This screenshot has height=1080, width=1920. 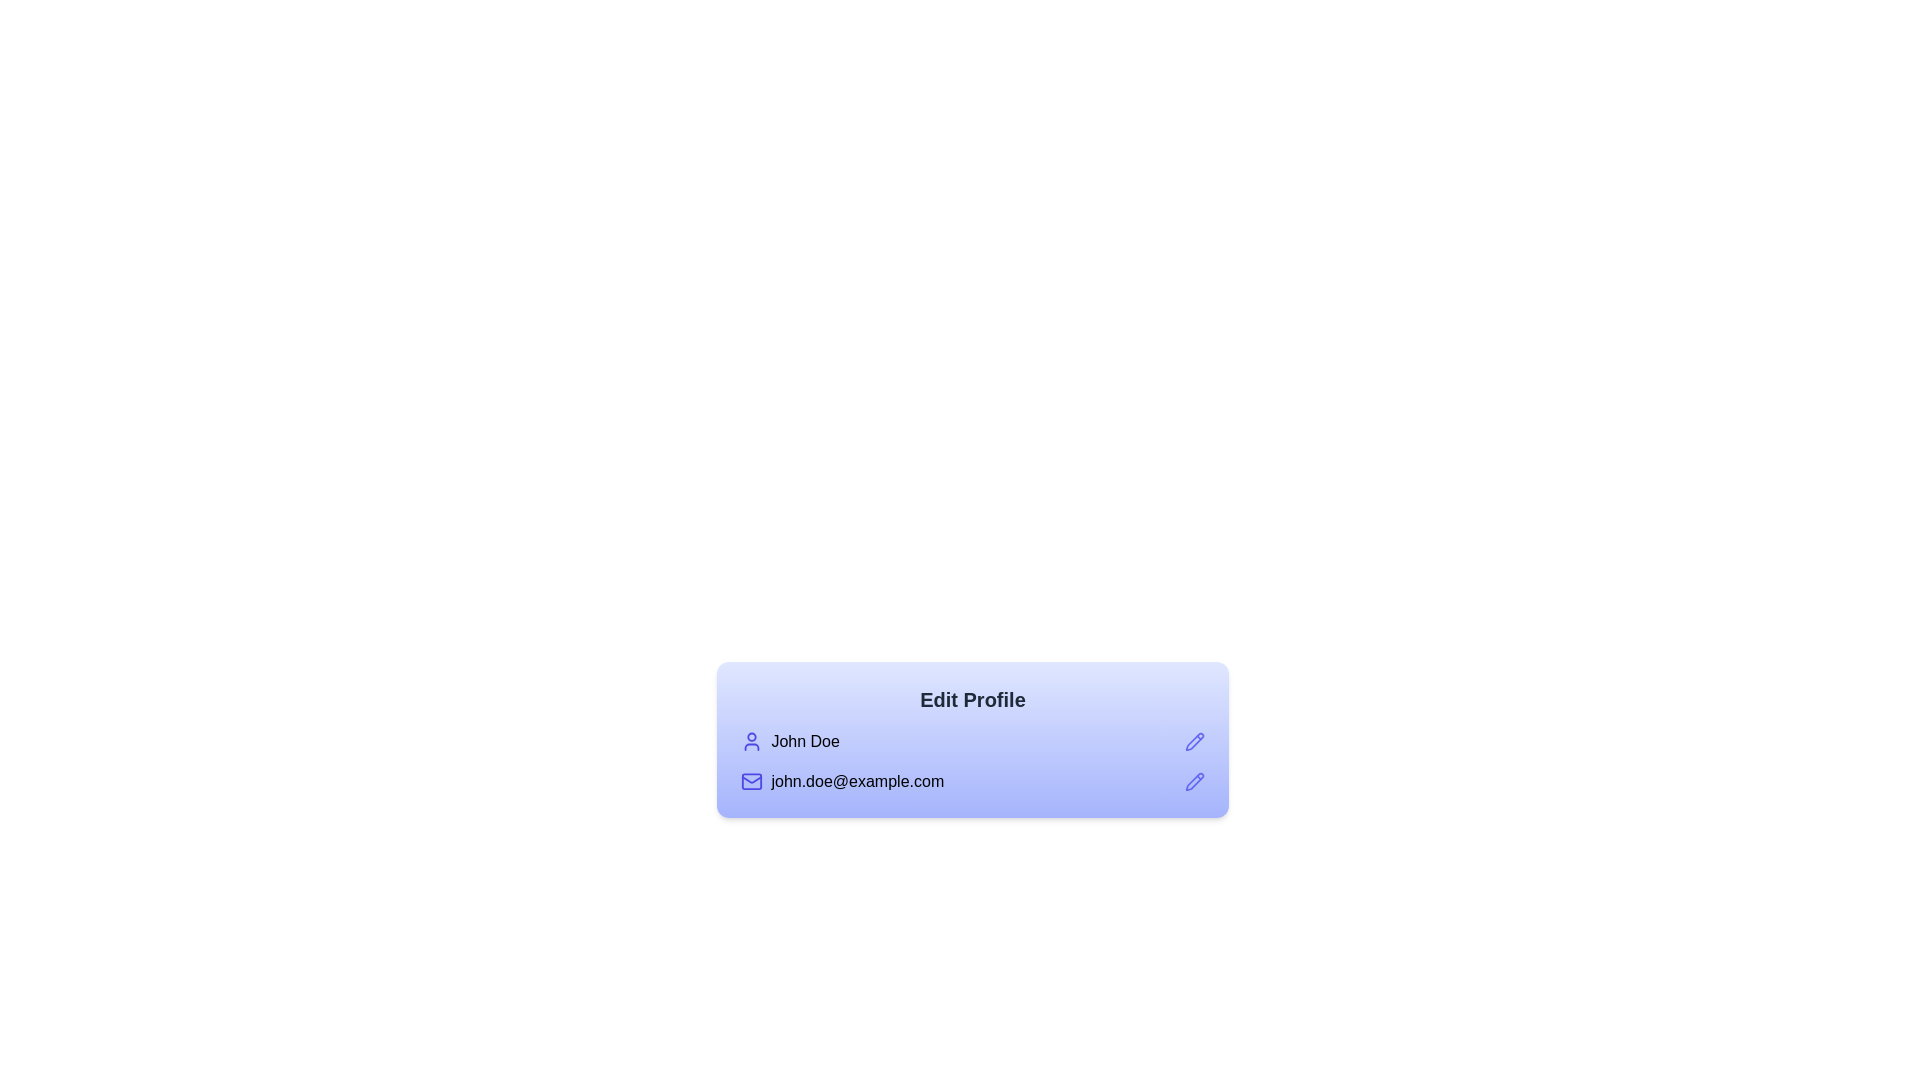 What do you see at coordinates (1195, 741) in the screenshot?
I see `the blue pen icon located in the top right corner of the user's profile information card` at bounding box center [1195, 741].